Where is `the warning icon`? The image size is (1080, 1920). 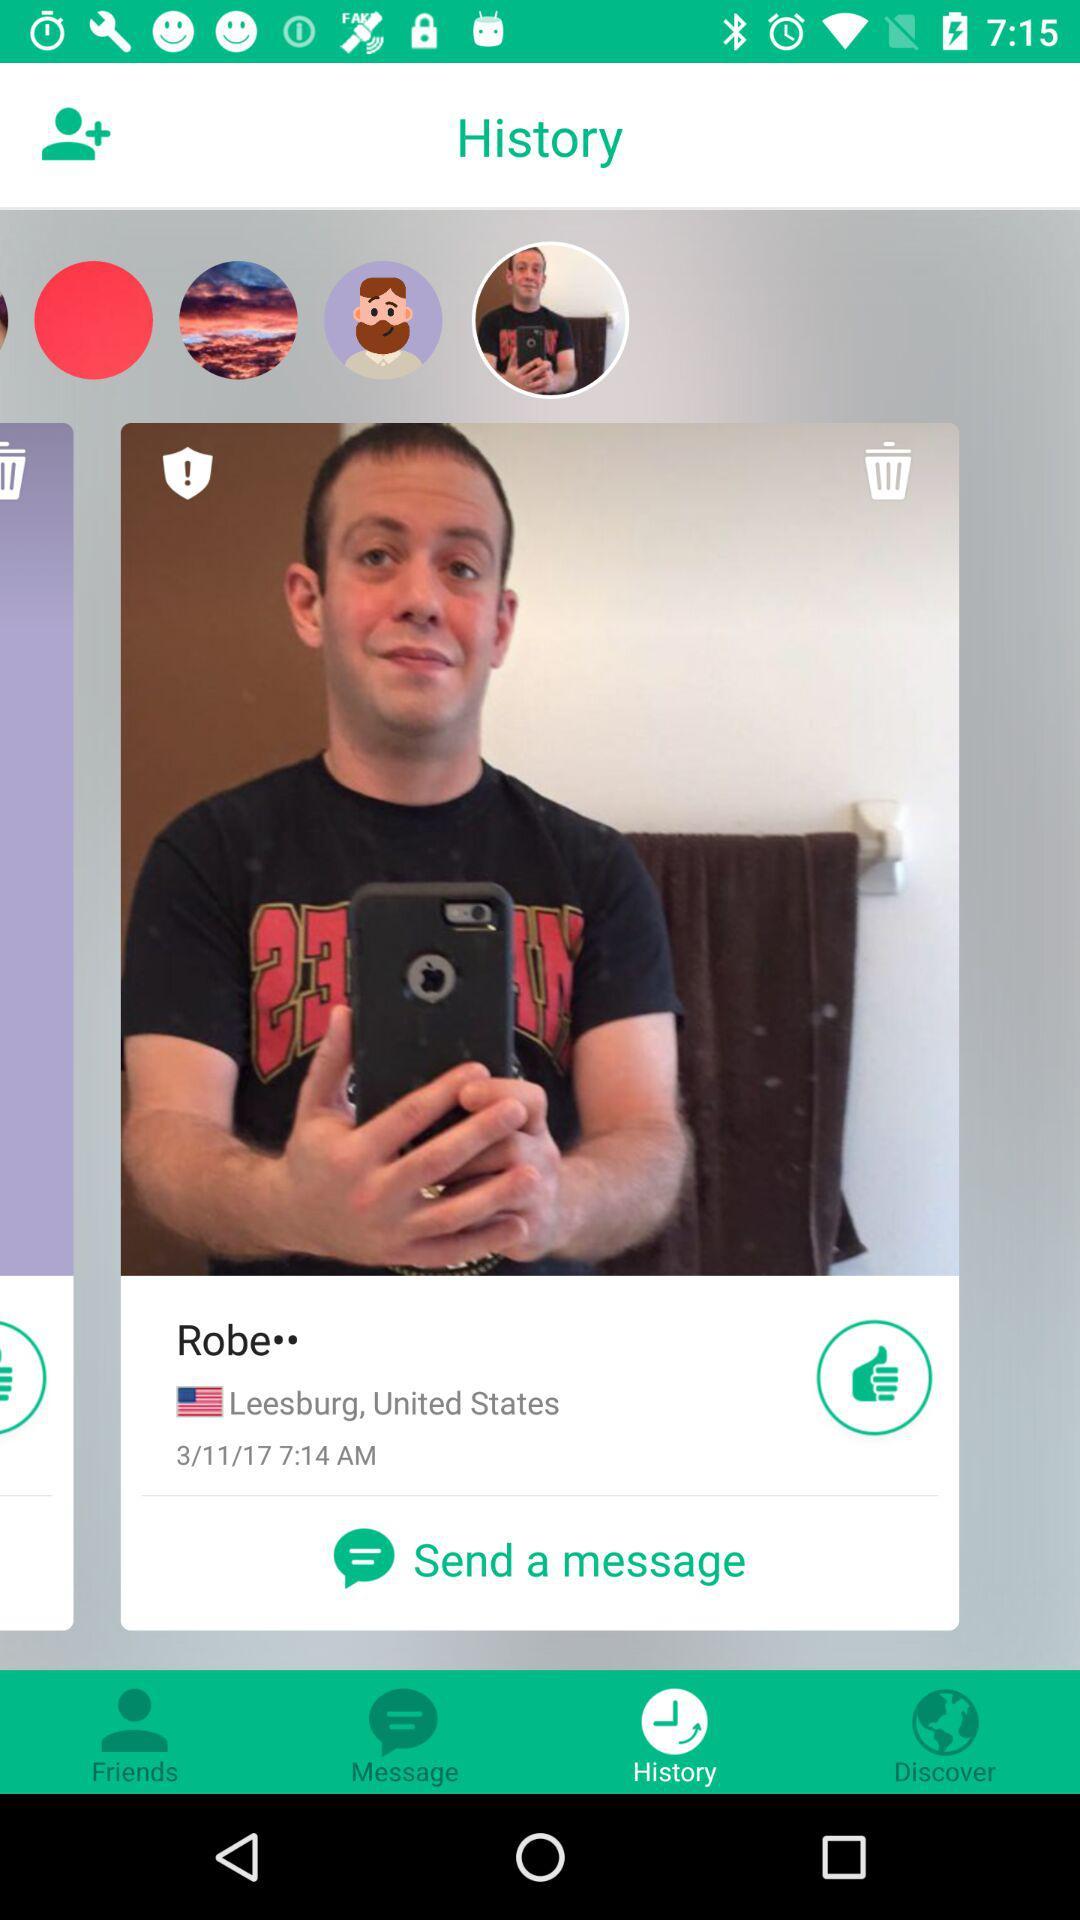 the warning icon is located at coordinates (189, 472).